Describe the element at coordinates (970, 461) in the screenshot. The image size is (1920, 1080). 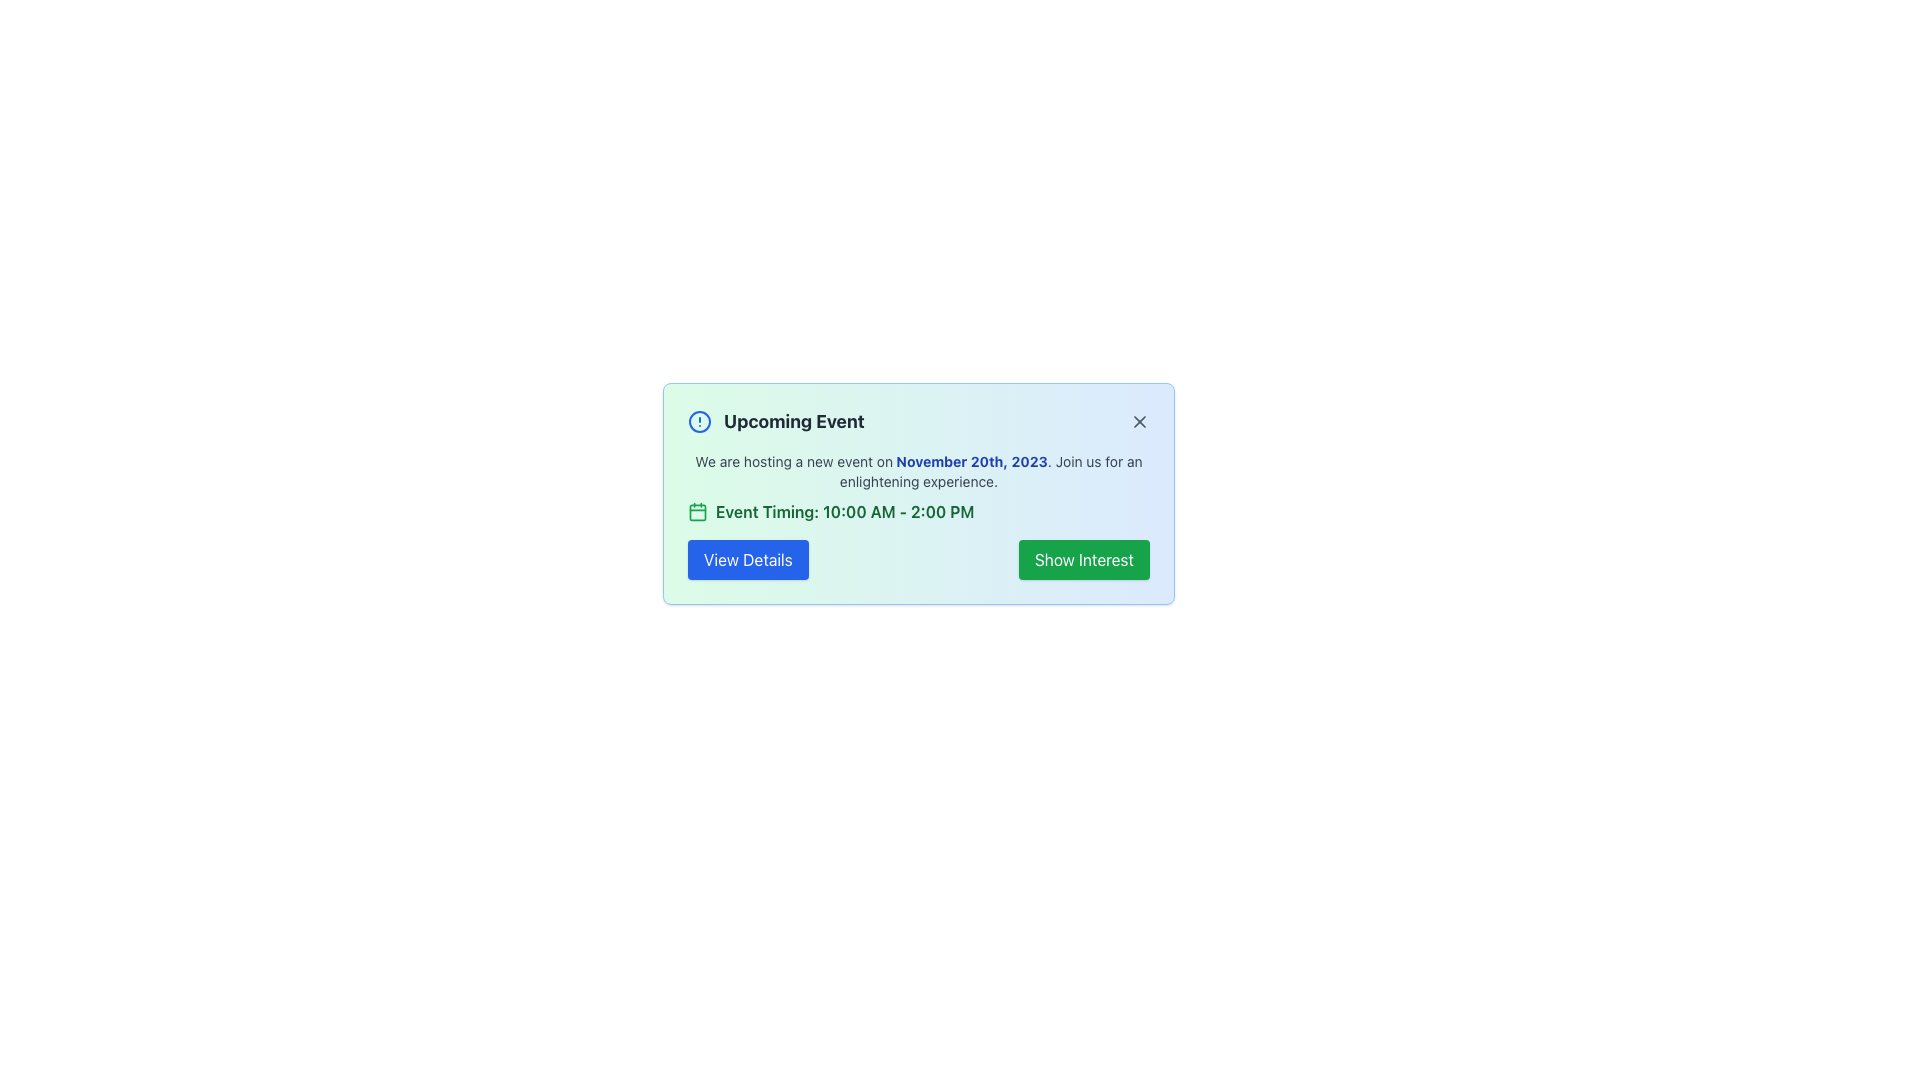
I see `the blue-colored, underlined text segment displaying 'November 20th, 2023', which is styled as a hyperlink within the 'Upcoming Event' card layout` at that location.